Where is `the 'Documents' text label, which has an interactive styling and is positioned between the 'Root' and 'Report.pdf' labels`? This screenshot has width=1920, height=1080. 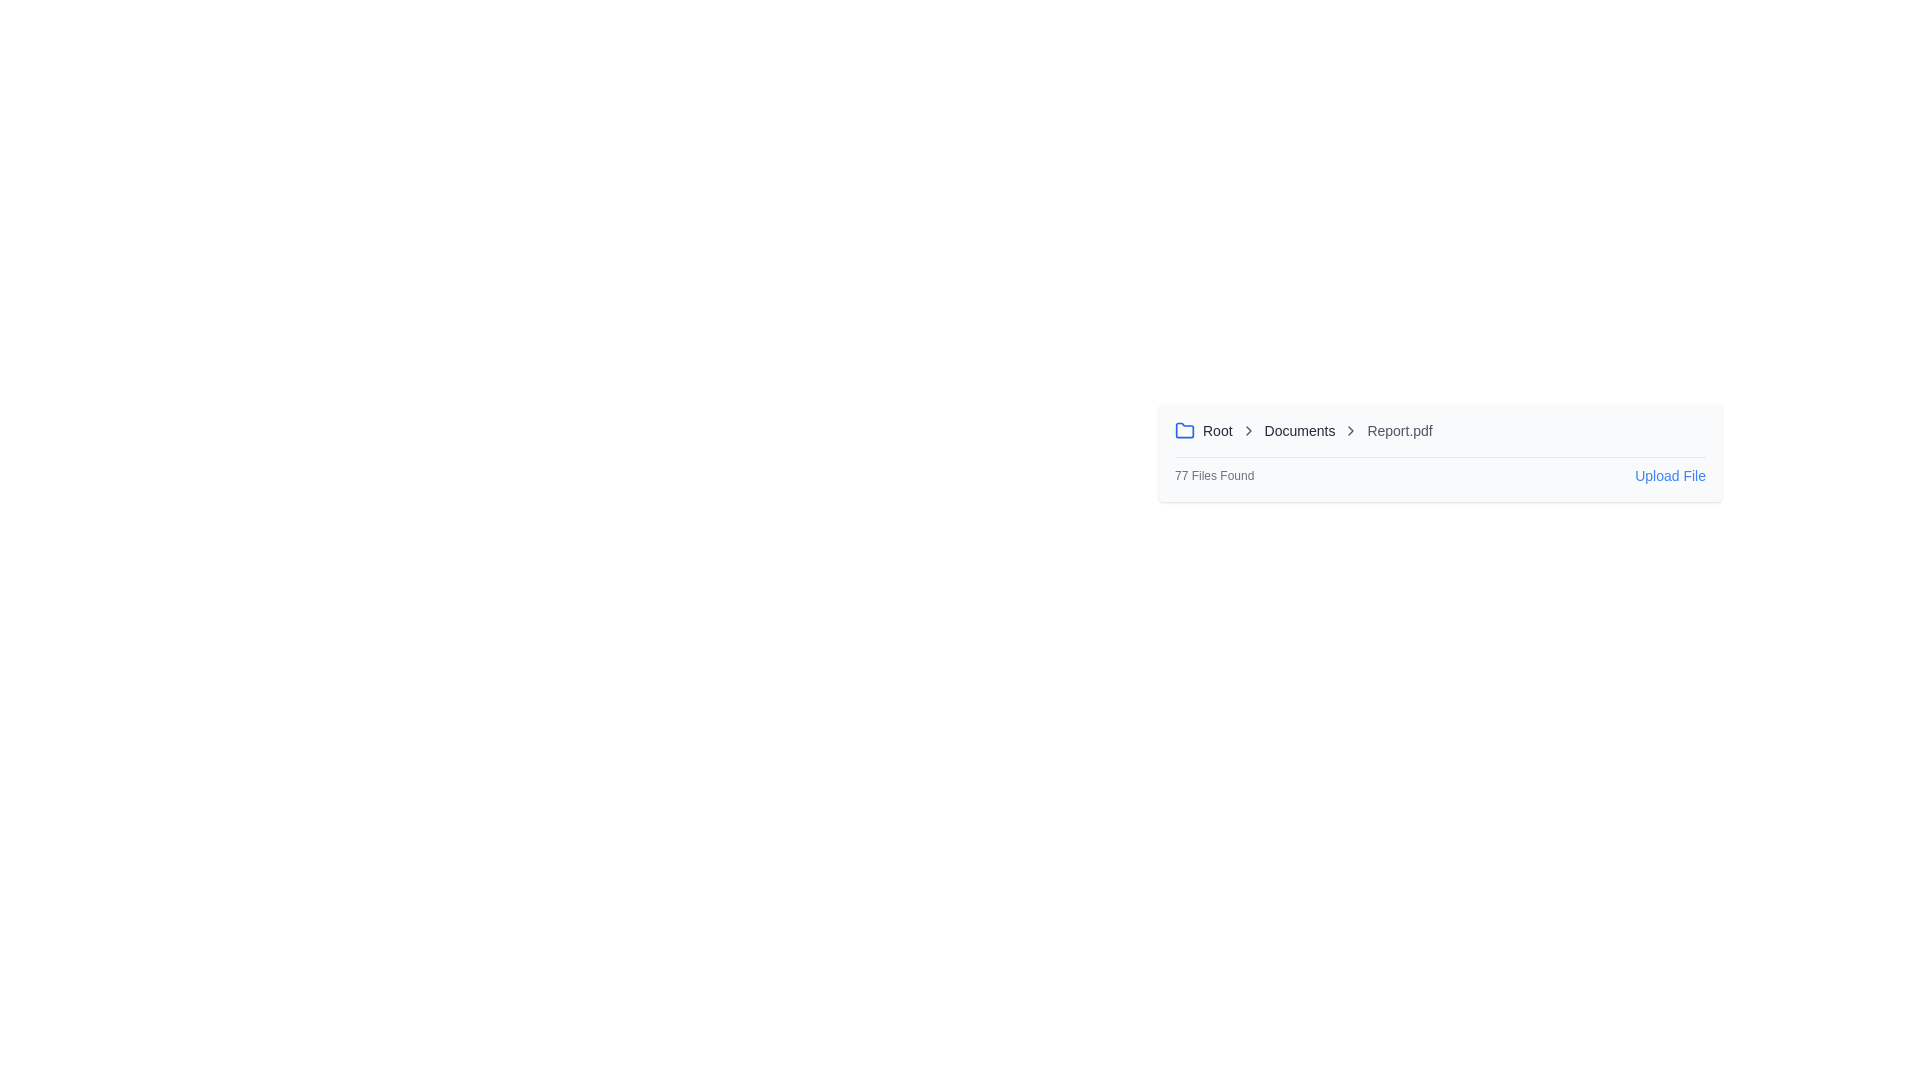
the 'Documents' text label, which has an interactive styling and is positioned between the 'Root' and 'Report.pdf' labels is located at coordinates (1299, 430).